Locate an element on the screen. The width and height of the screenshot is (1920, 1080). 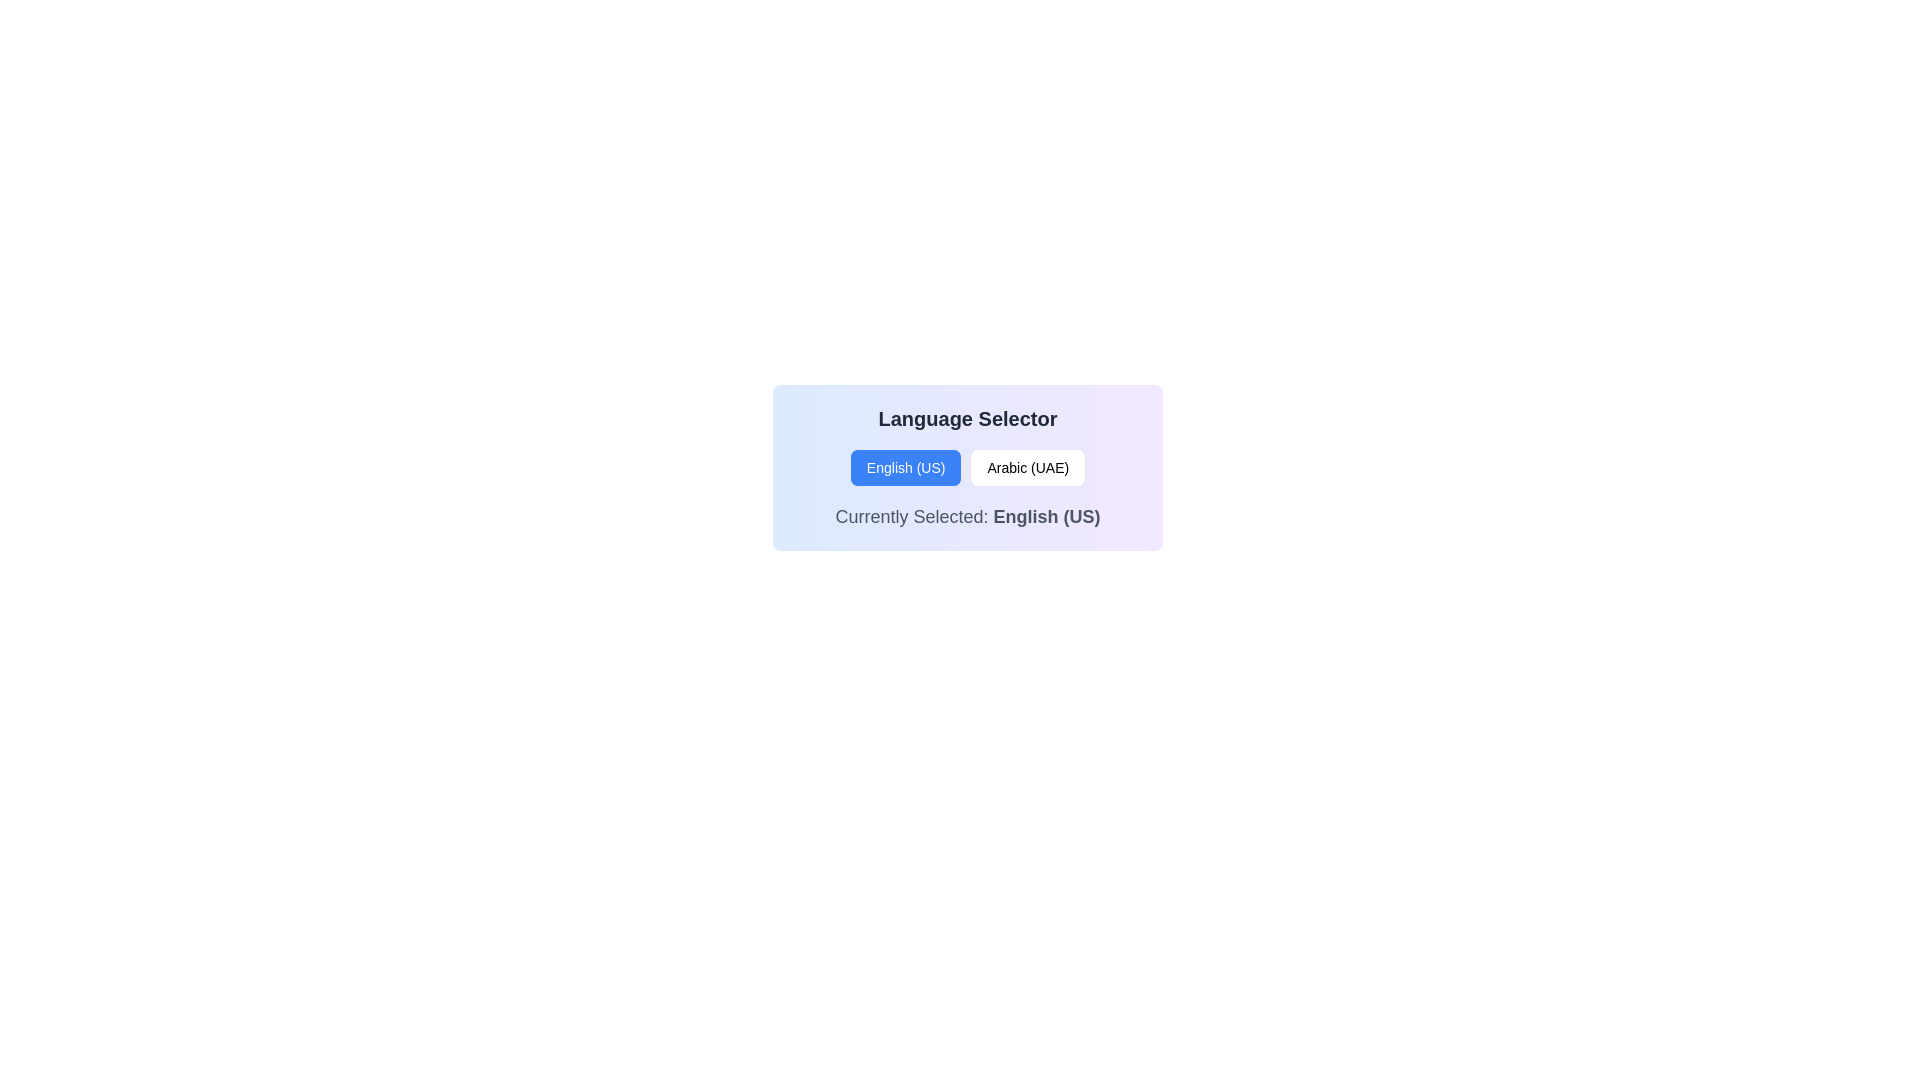
the static text element displaying the currently selected language, which shows 'English (US)' in bold within the language selection interface is located at coordinates (1045, 515).